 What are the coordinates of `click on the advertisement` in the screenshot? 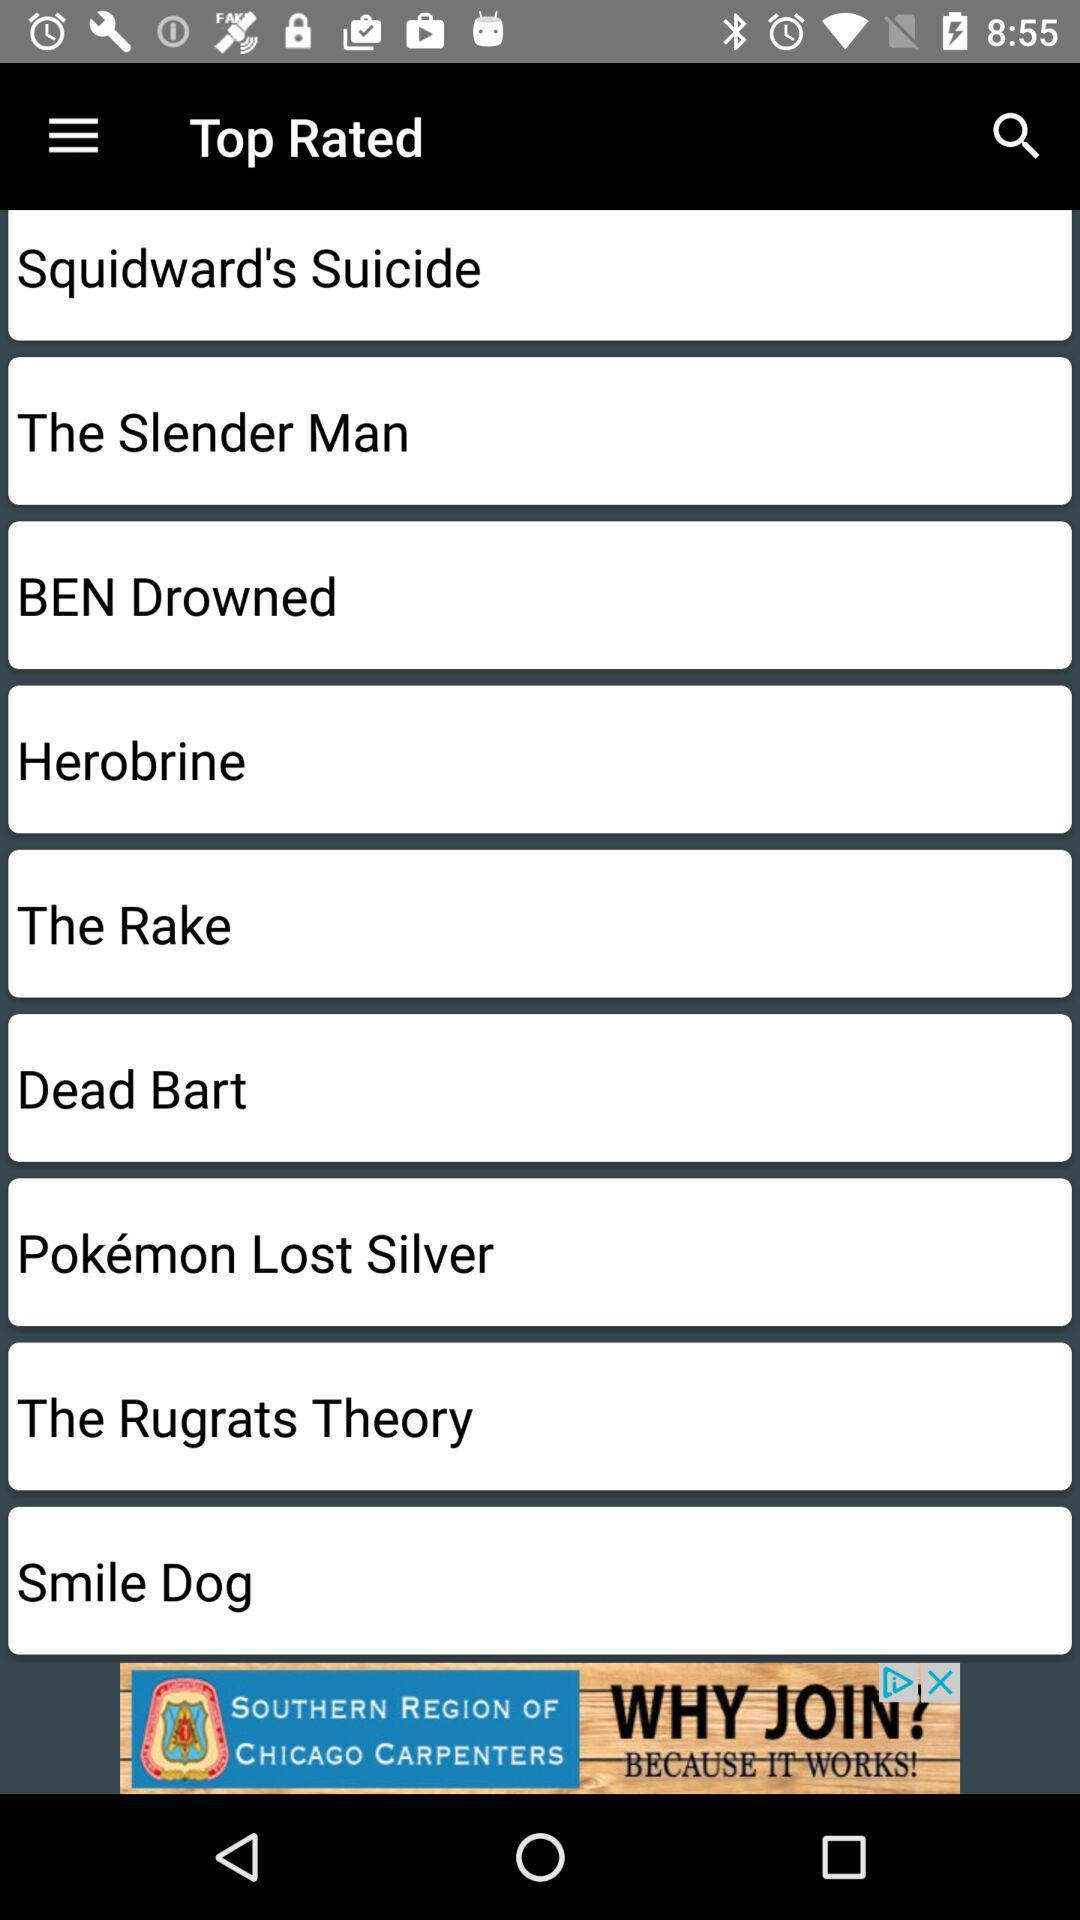 It's located at (540, 1727).